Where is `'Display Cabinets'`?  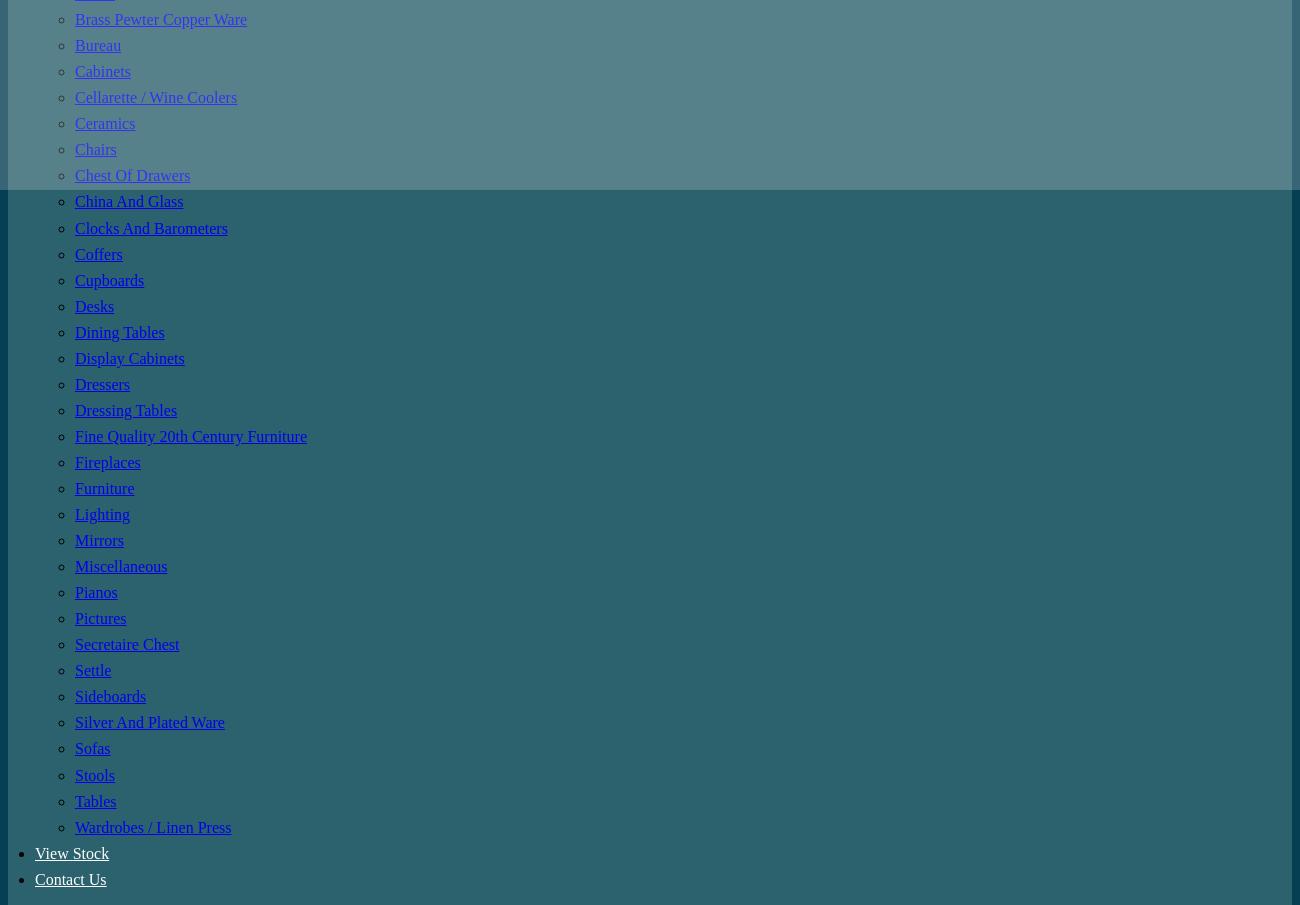
'Display Cabinets' is located at coordinates (128, 357).